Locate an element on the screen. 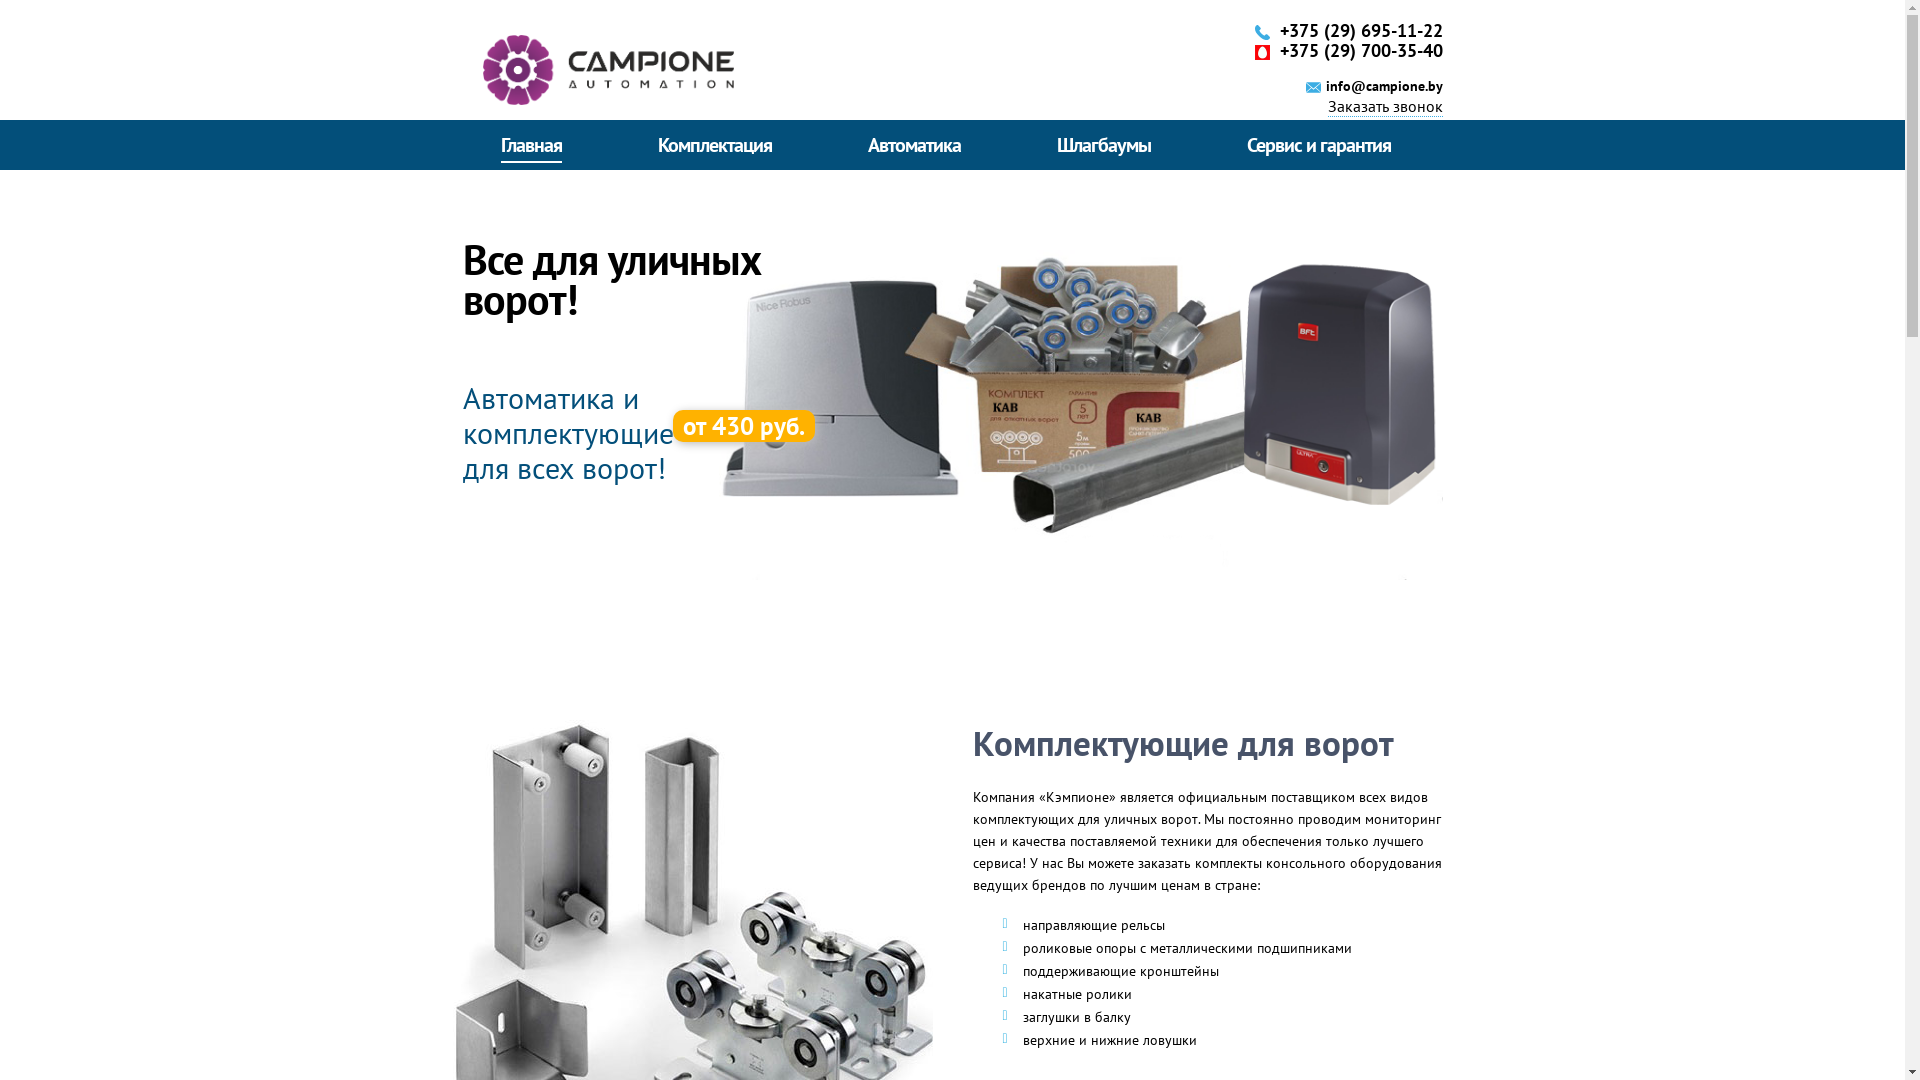 This screenshot has width=1920, height=1080. 'info@campione.by' is located at coordinates (1383, 84).